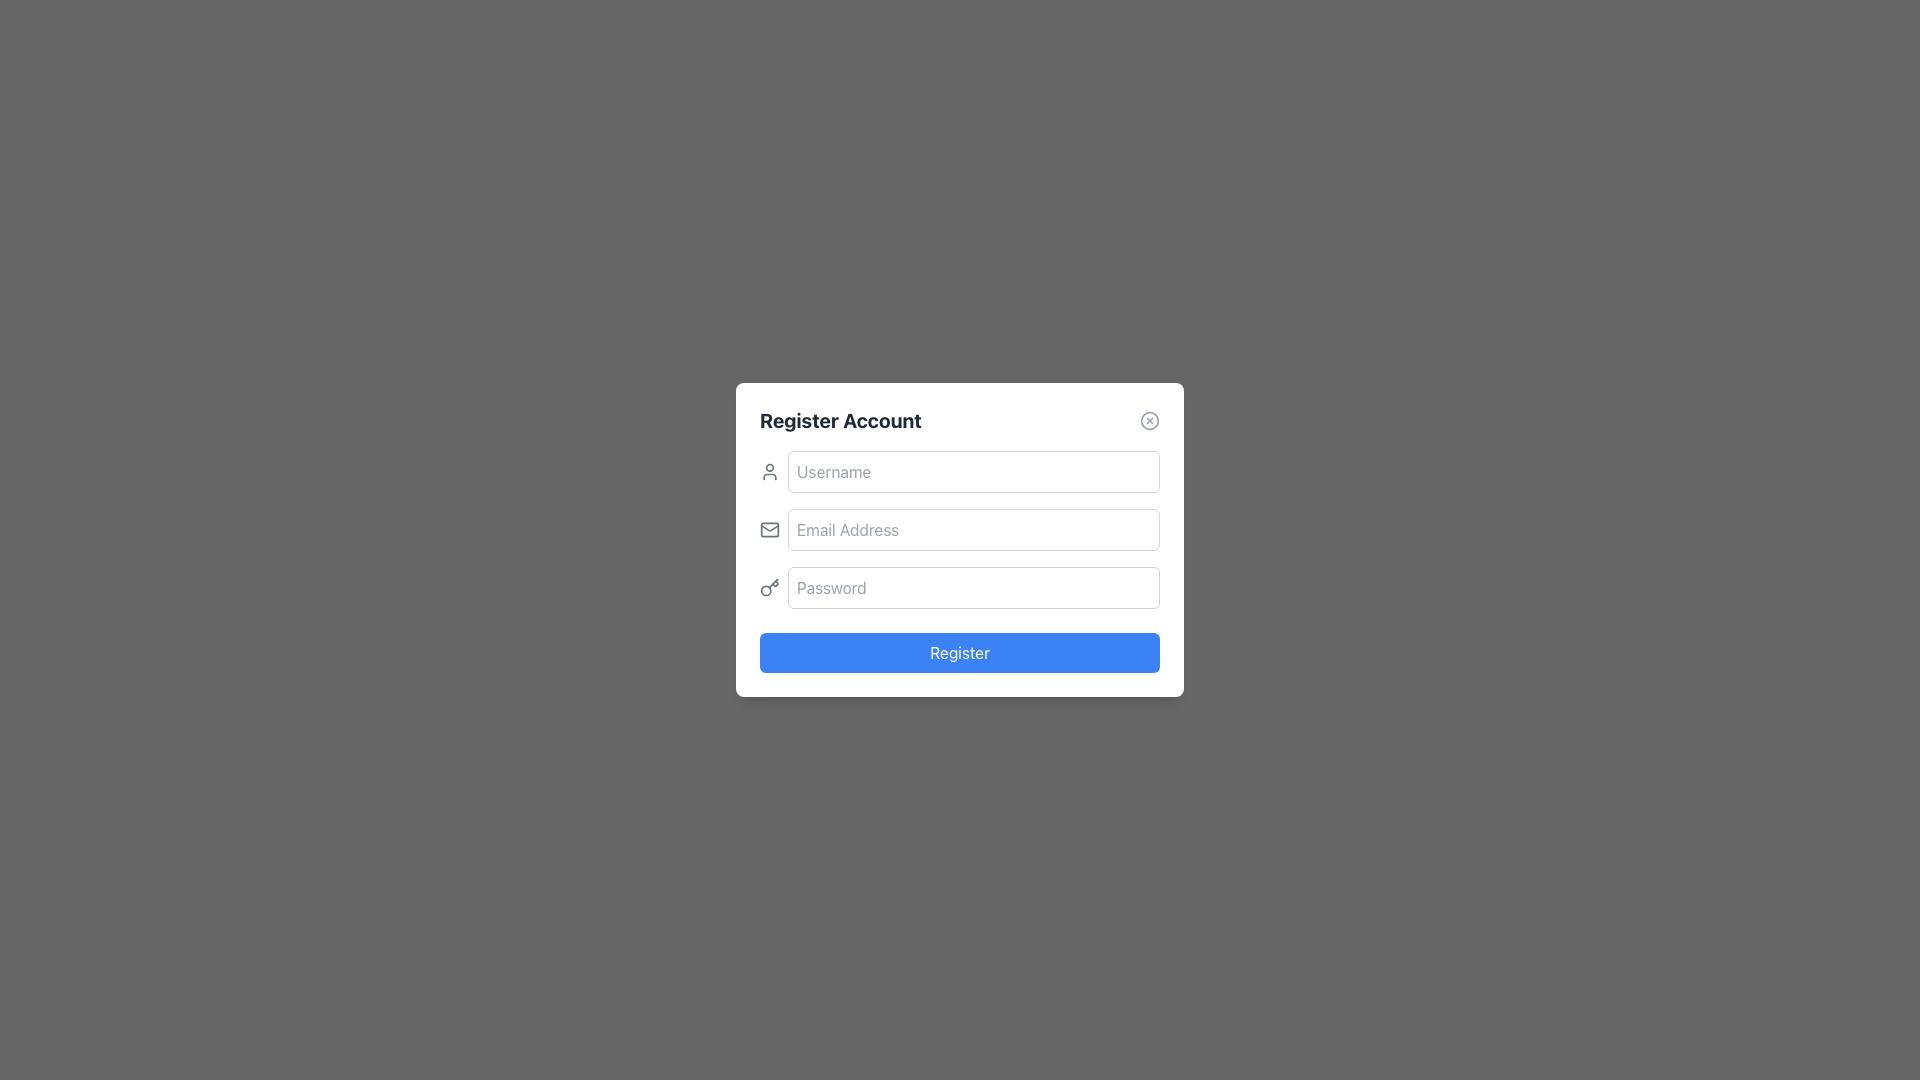 The width and height of the screenshot is (1920, 1080). What do you see at coordinates (768, 471) in the screenshot?
I see `the user icon, which is a gray stylized representation of a user located to the left of the 'Username' input field` at bounding box center [768, 471].